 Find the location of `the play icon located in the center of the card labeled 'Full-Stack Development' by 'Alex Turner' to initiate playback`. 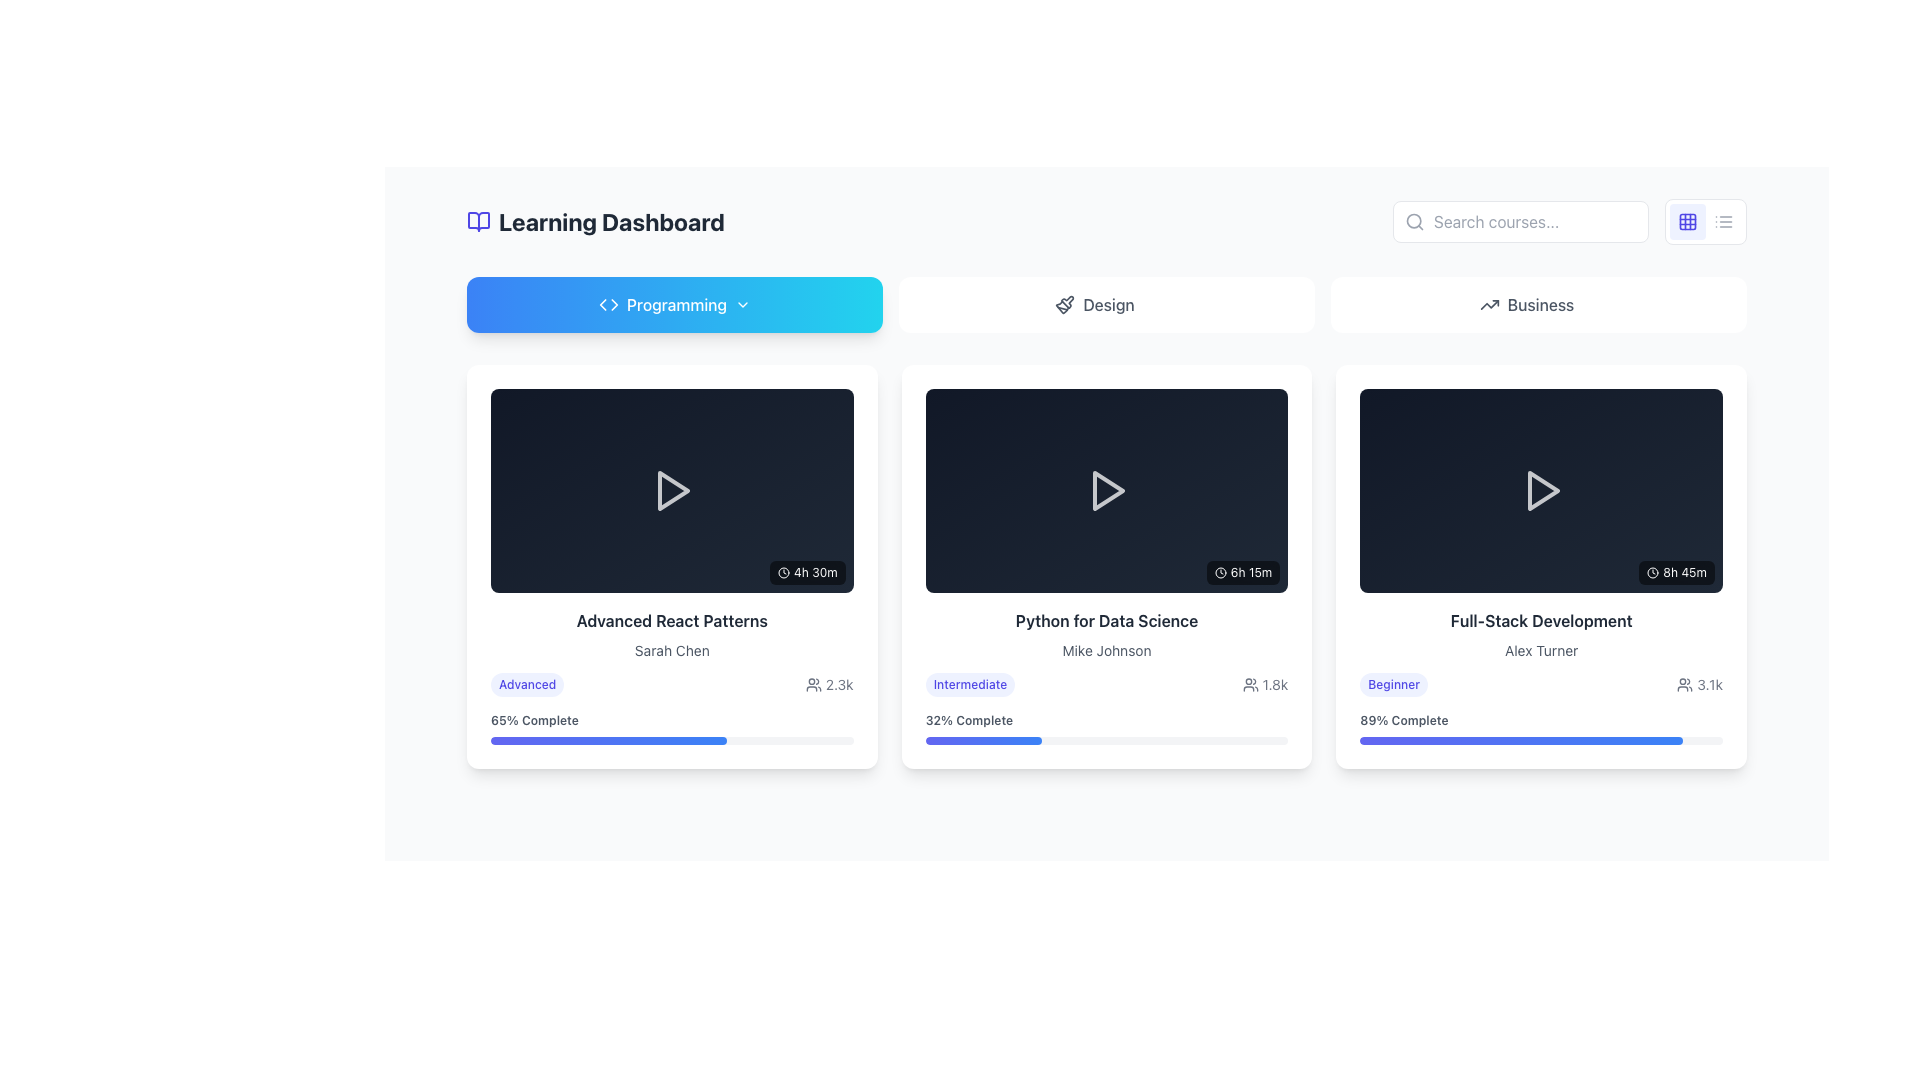

the play icon located in the center of the card labeled 'Full-Stack Development' by 'Alex Turner' to initiate playback is located at coordinates (1540, 490).